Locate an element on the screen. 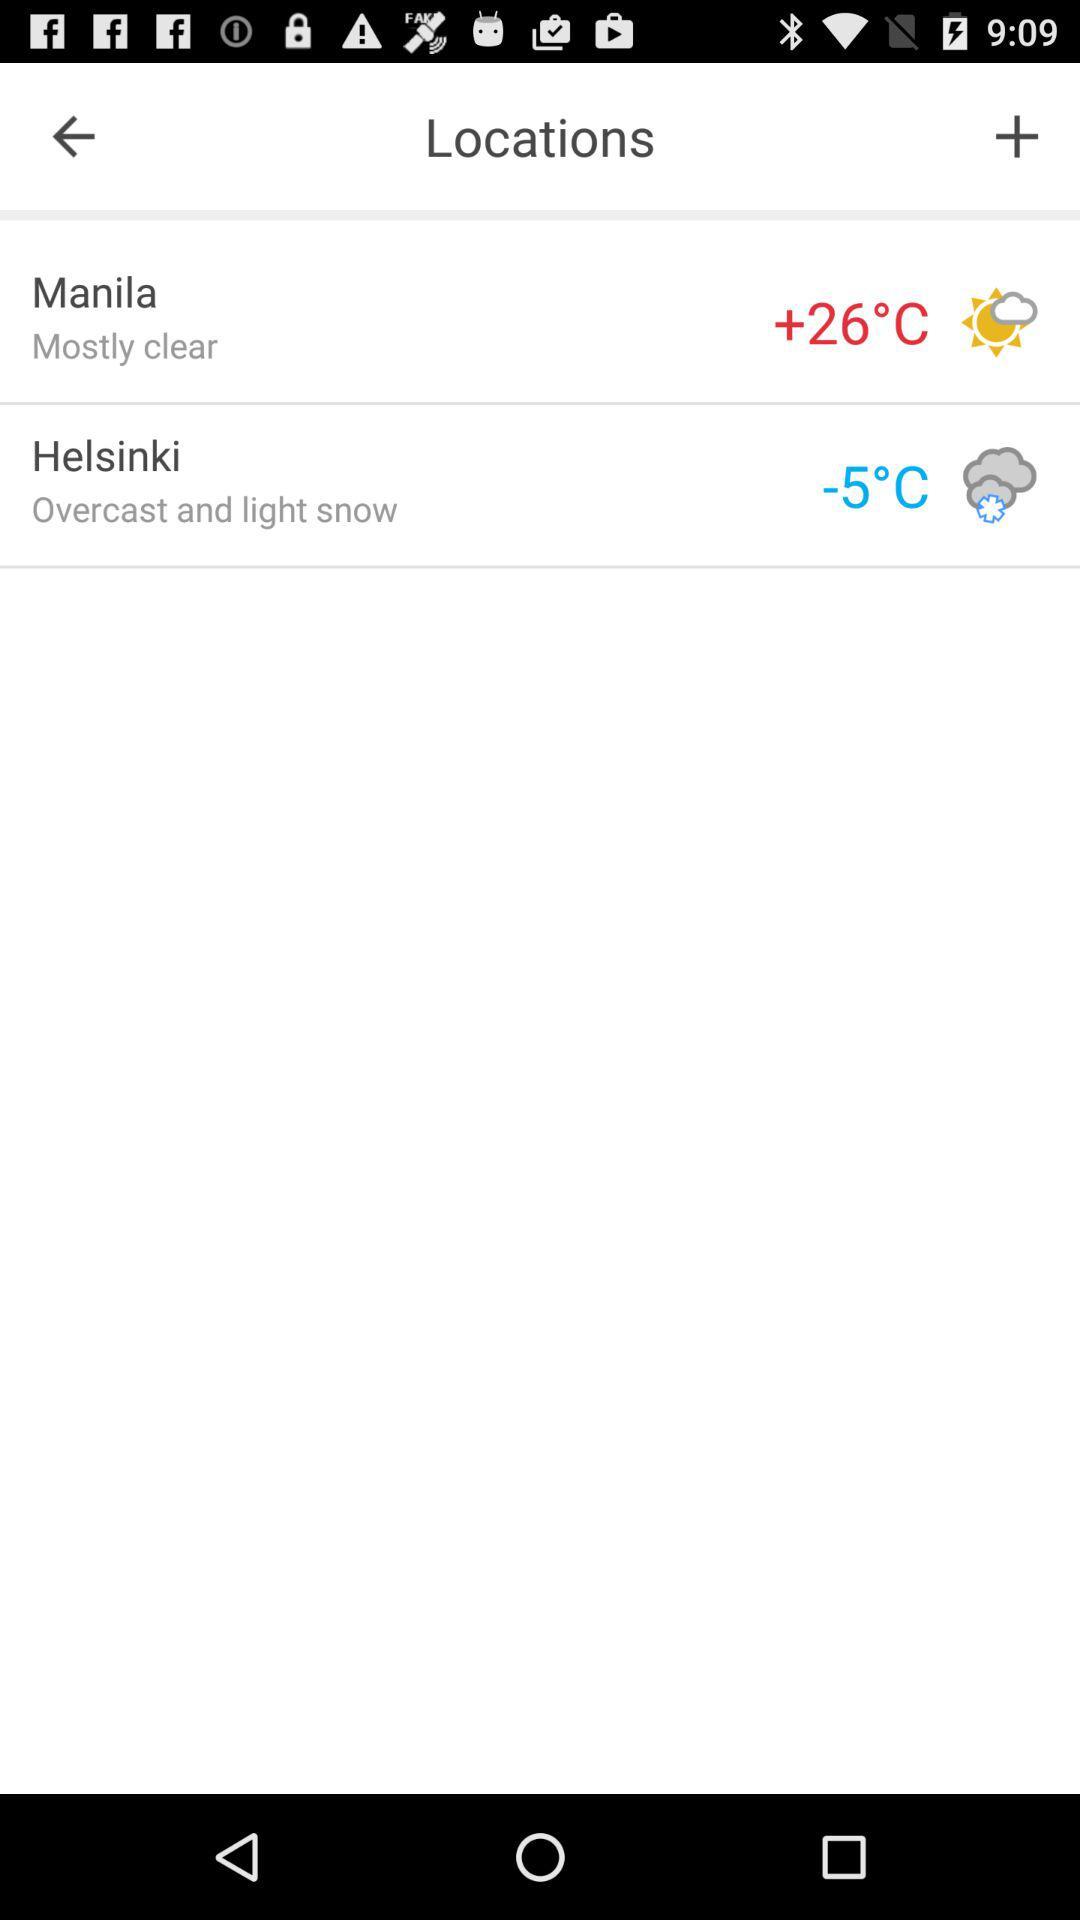 The image size is (1080, 1920). icon to the left of the locations icon is located at coordinates (72, 135).